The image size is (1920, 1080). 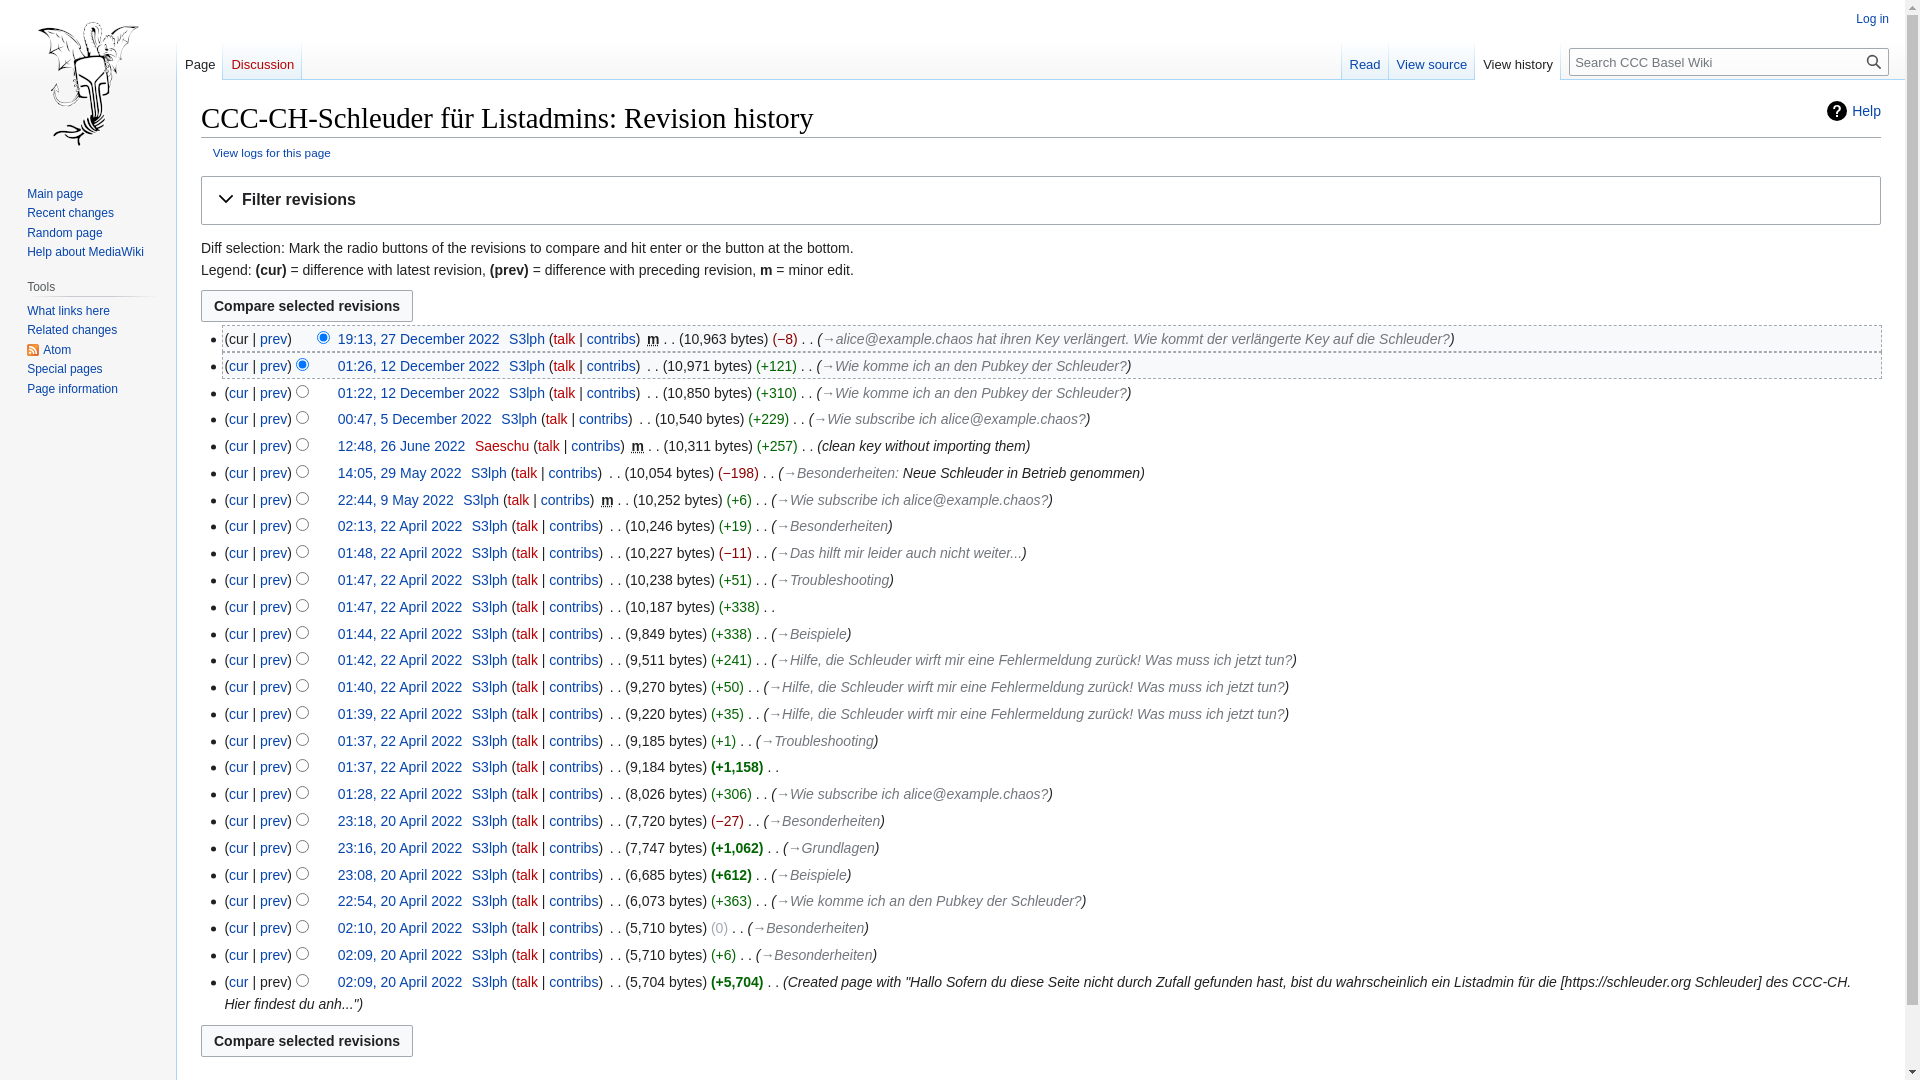 What do you see at coordinates (238, 981) in the screenshot?
I see `'cur'` at bounding box center [238, 981].